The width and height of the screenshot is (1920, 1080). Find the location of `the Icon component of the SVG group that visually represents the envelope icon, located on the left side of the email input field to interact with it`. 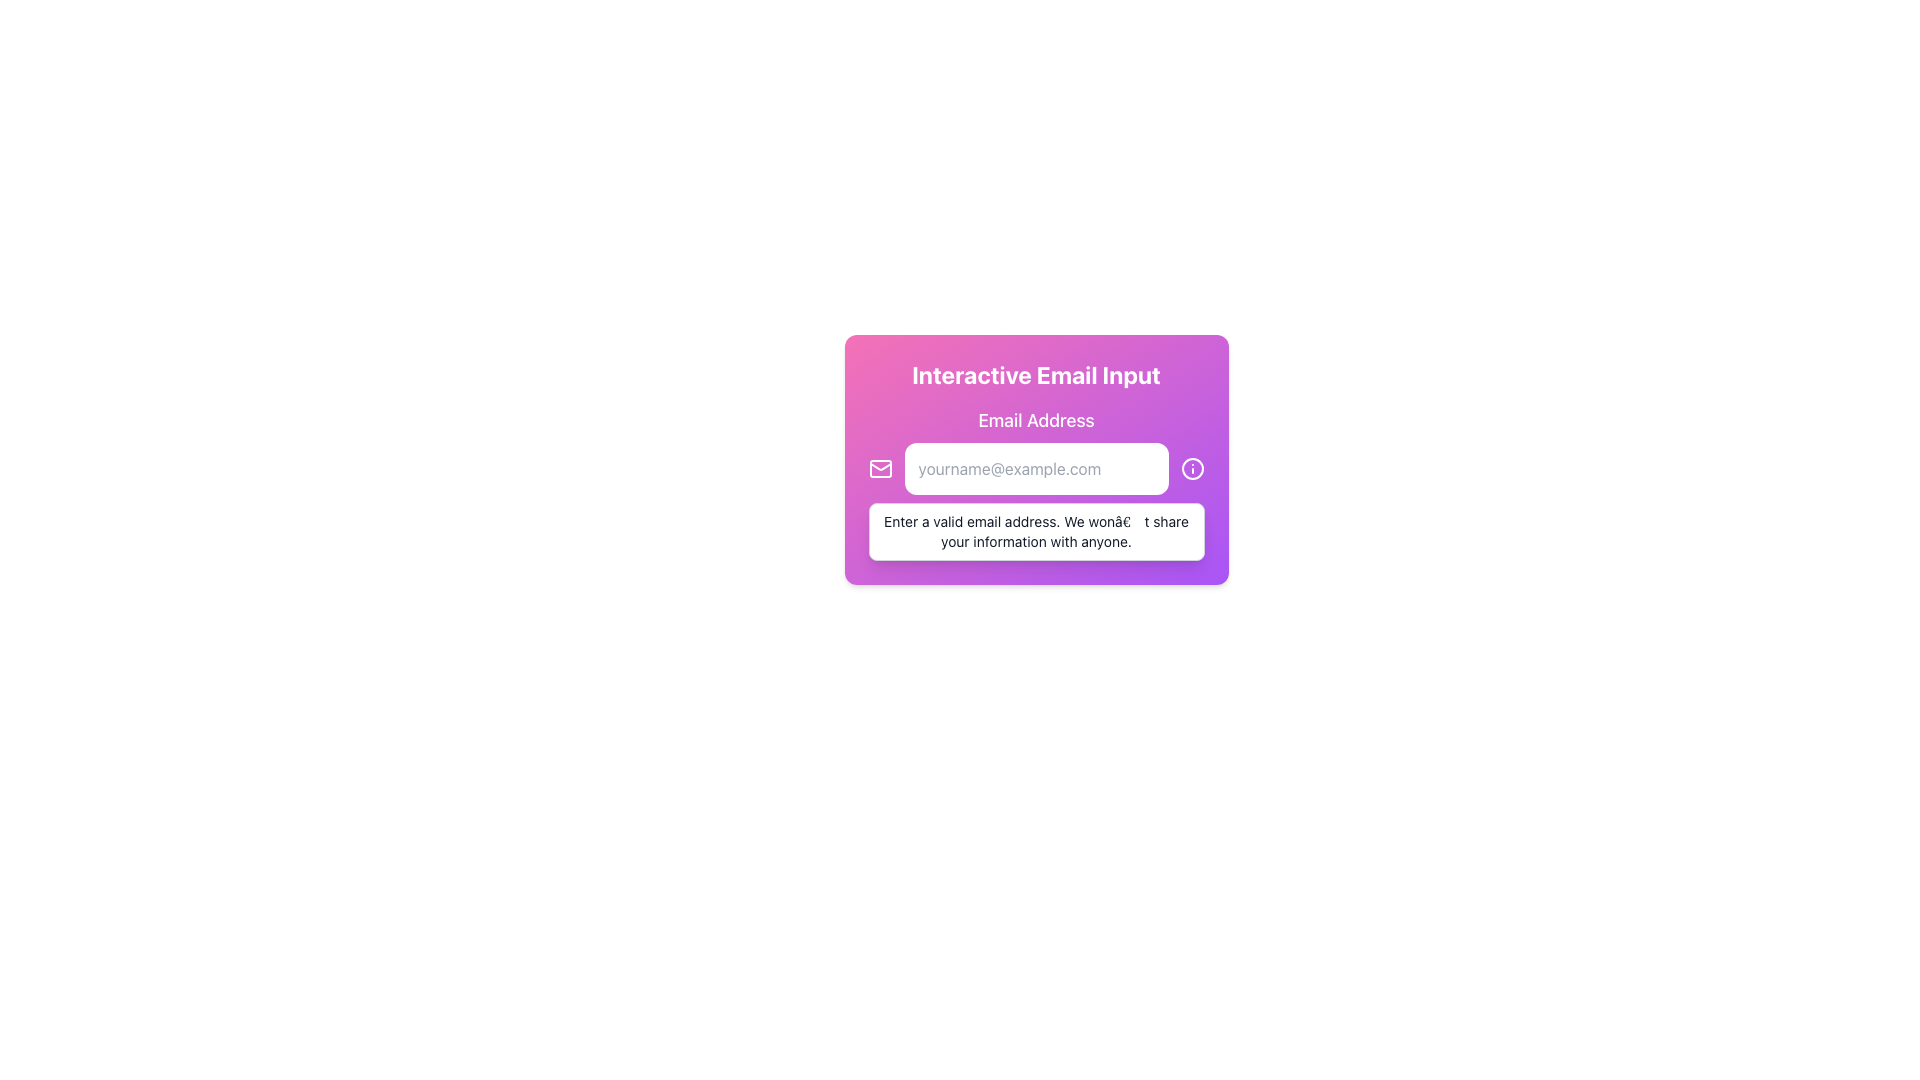

the Icon component of the SVG group that visually represents the envelope icon, located on the left side of the email input field to interact with it is located at coordinates (880, 469).